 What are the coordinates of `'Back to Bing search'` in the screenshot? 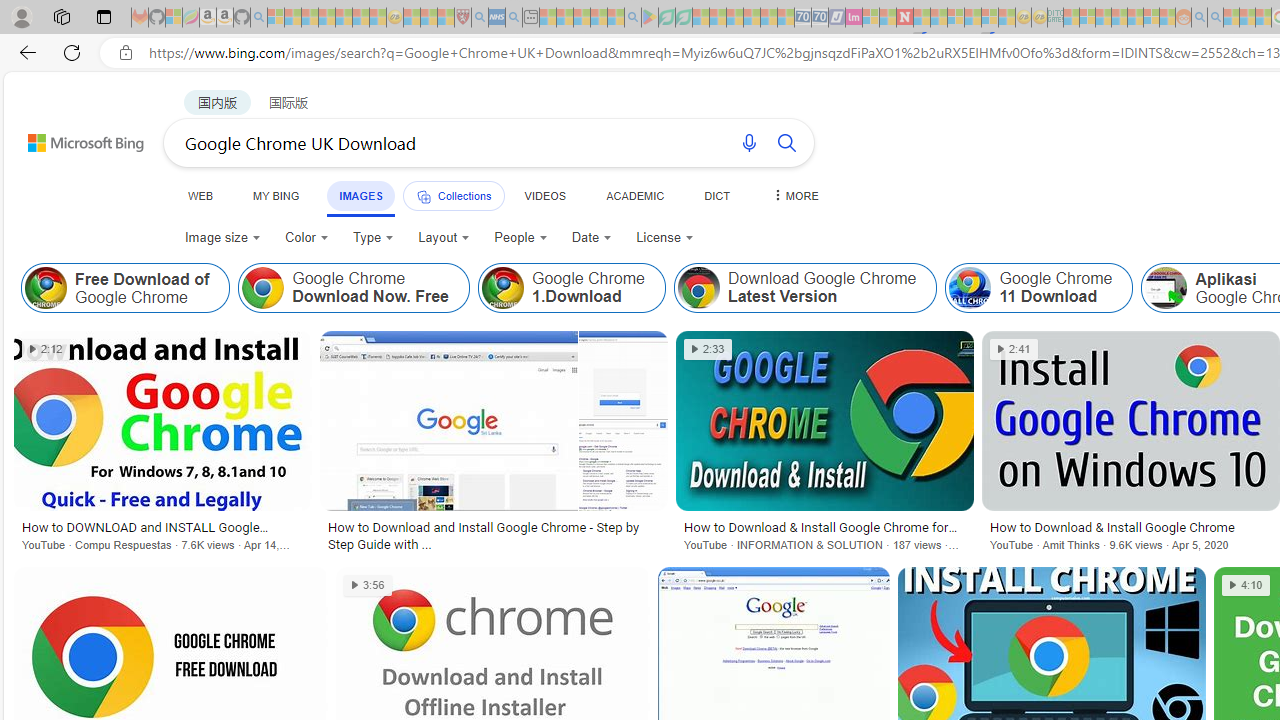 It's located at (73, 137).